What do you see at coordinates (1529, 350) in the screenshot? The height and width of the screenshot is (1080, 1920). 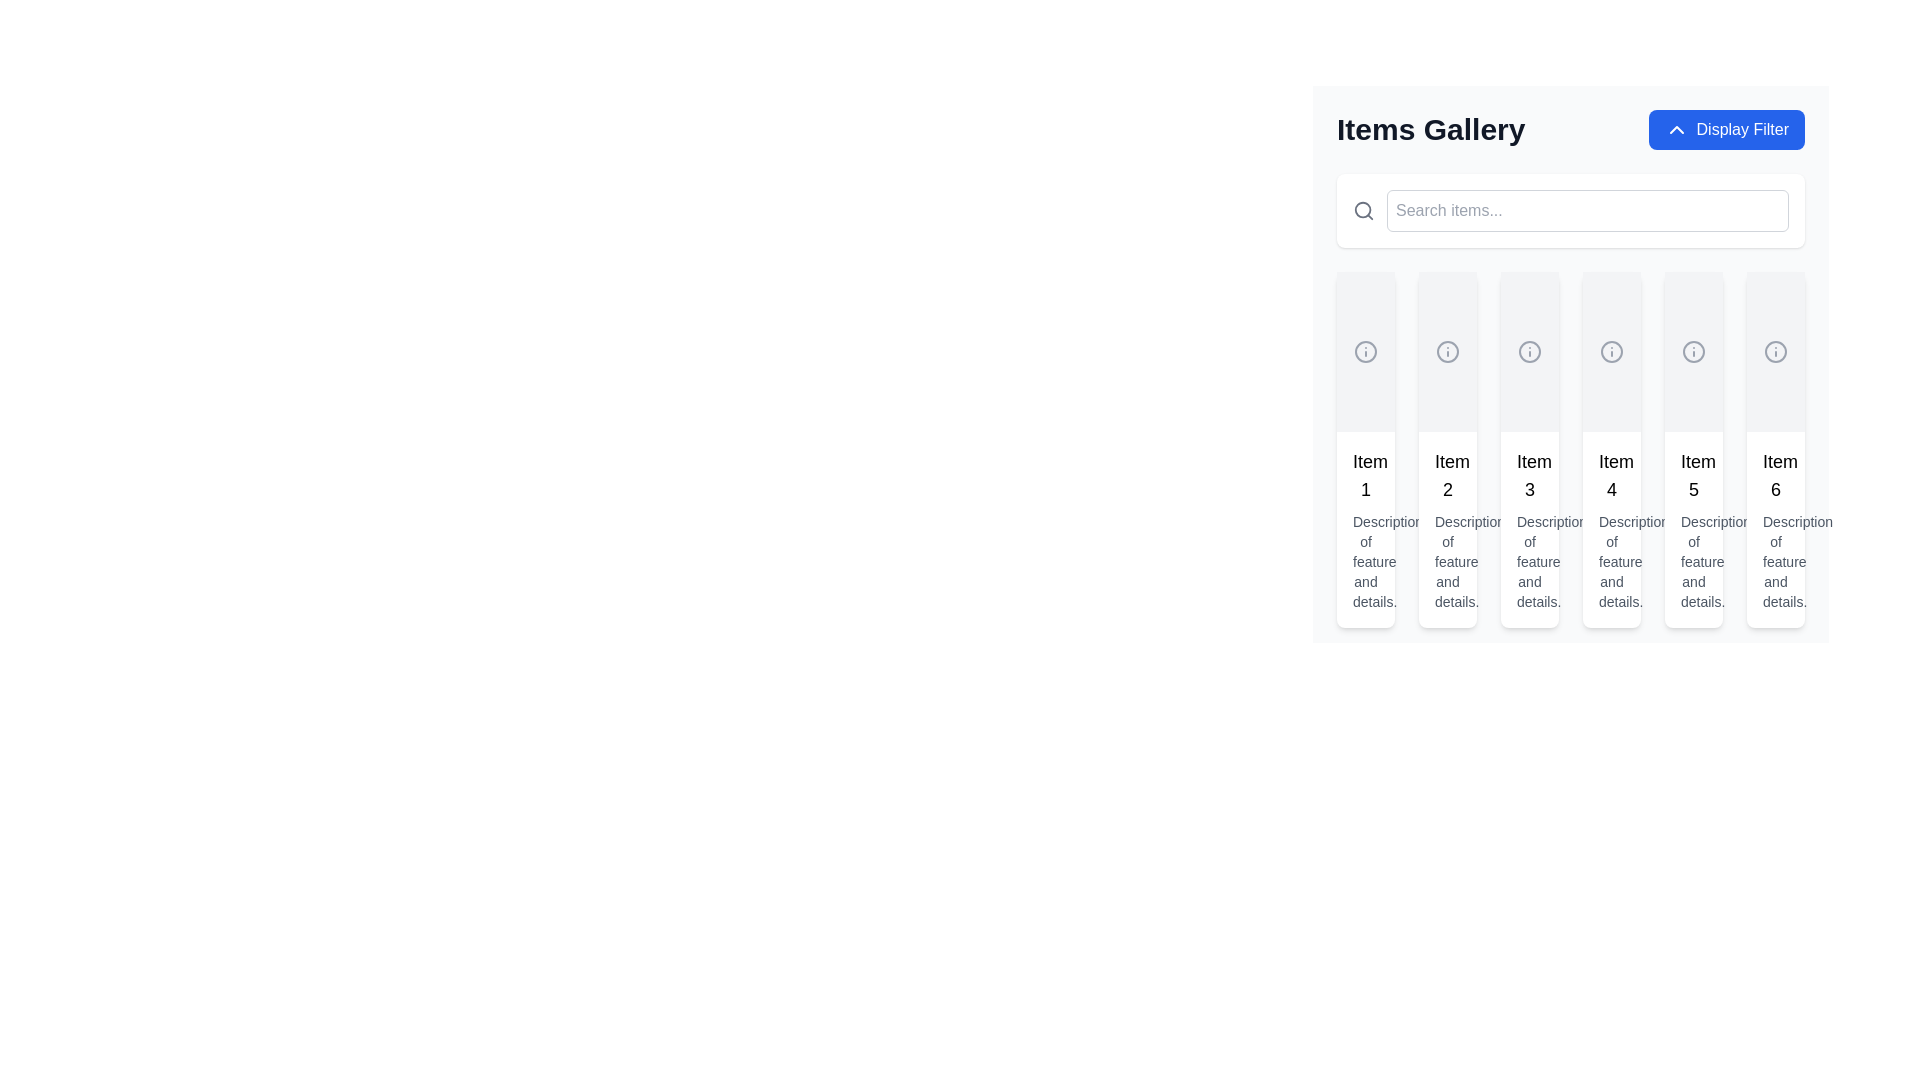 I see `the SVG circle element in the third column of the gallery item` at bounding box center [1529, 350].